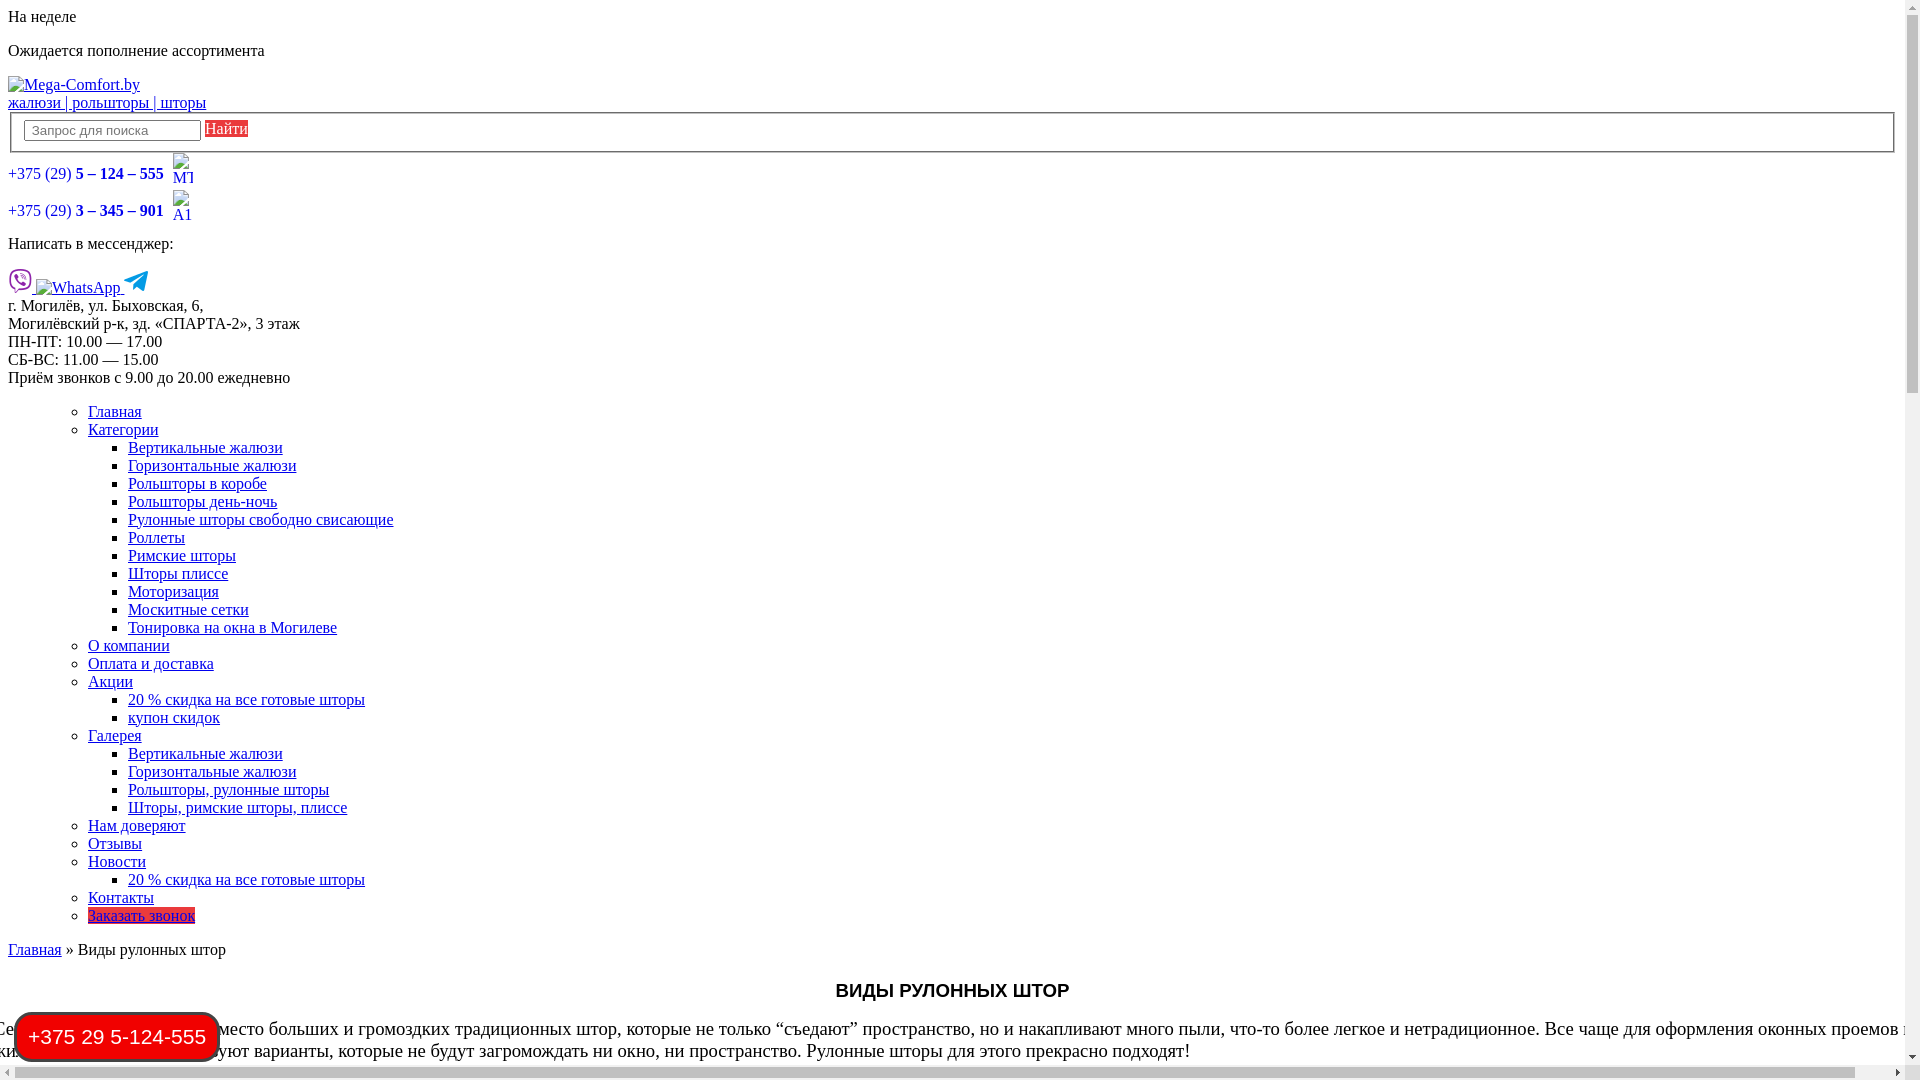 This screenshot has height=1080, width=1920. I want to click on '+375 29 5-124-555', so click(14, 1036).